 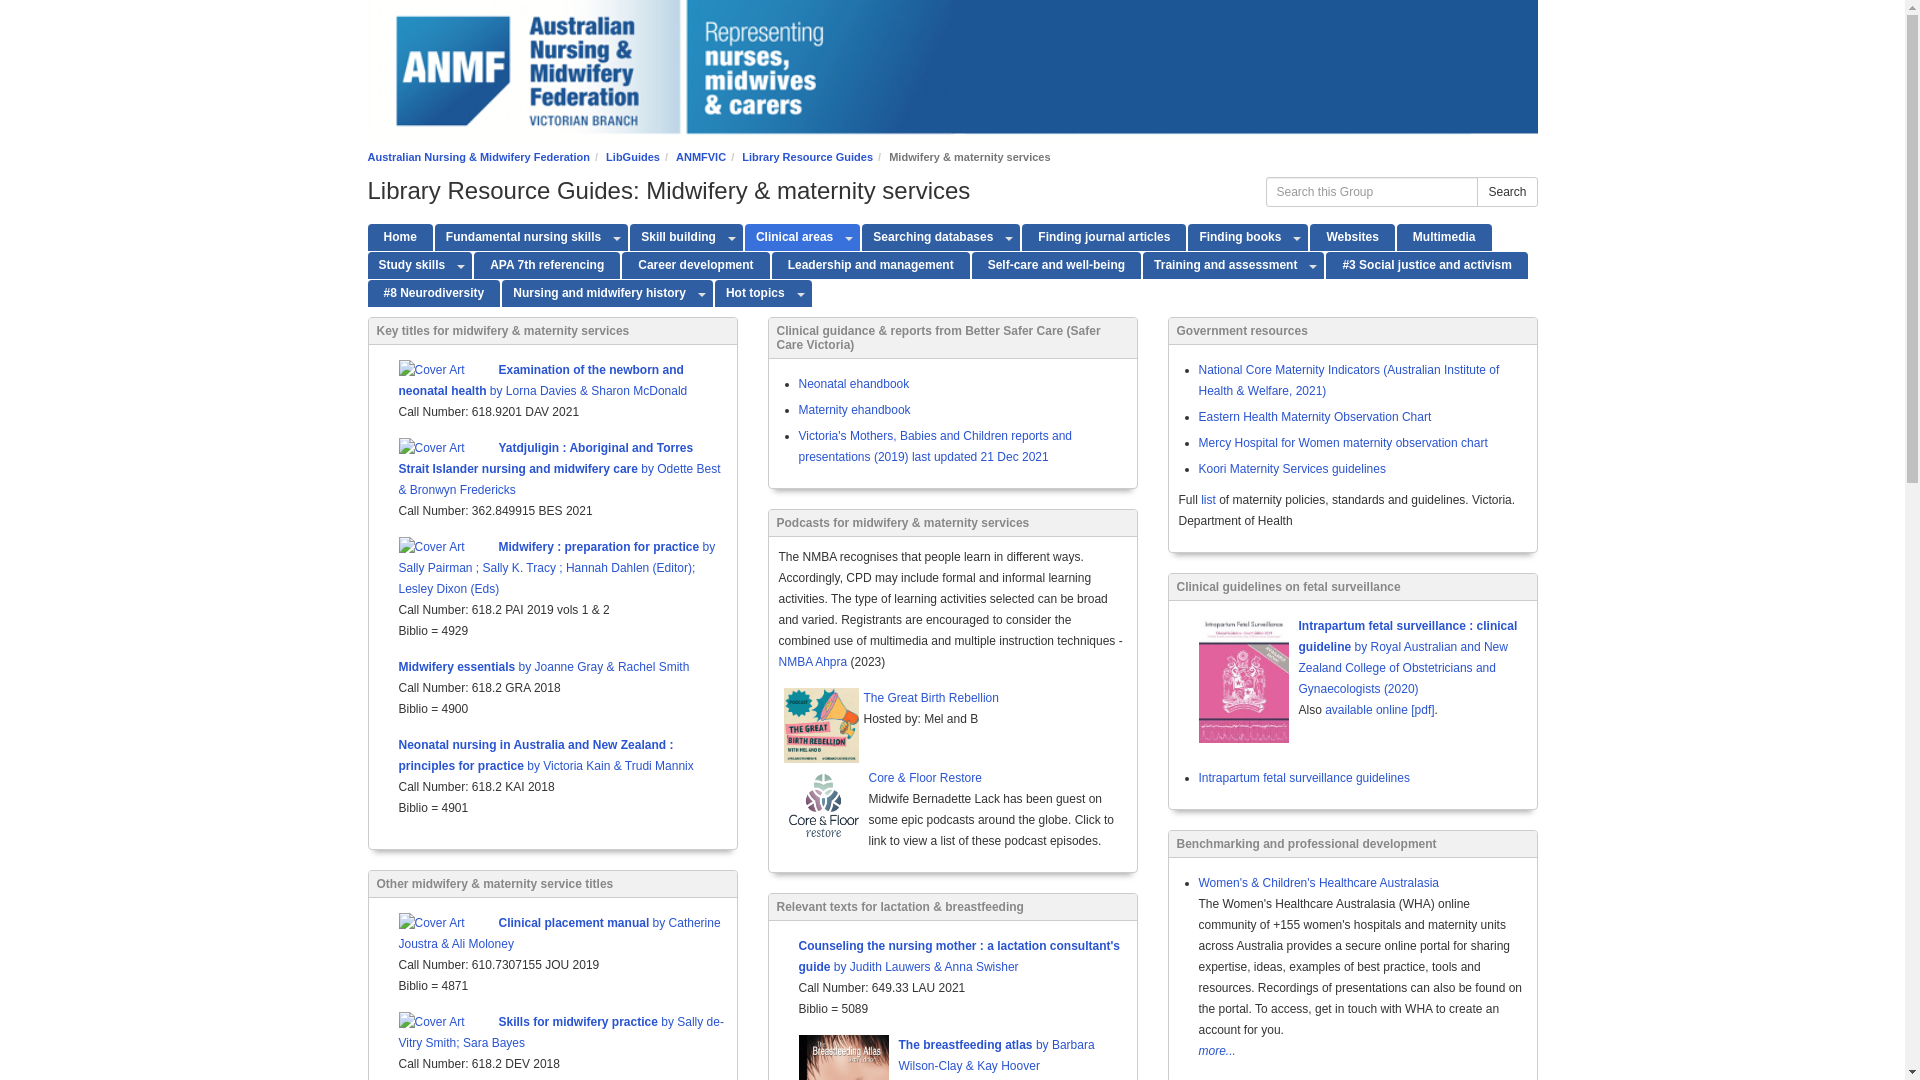 I want to click on 'Toggle Dropdown', so click(x=702, y=293).